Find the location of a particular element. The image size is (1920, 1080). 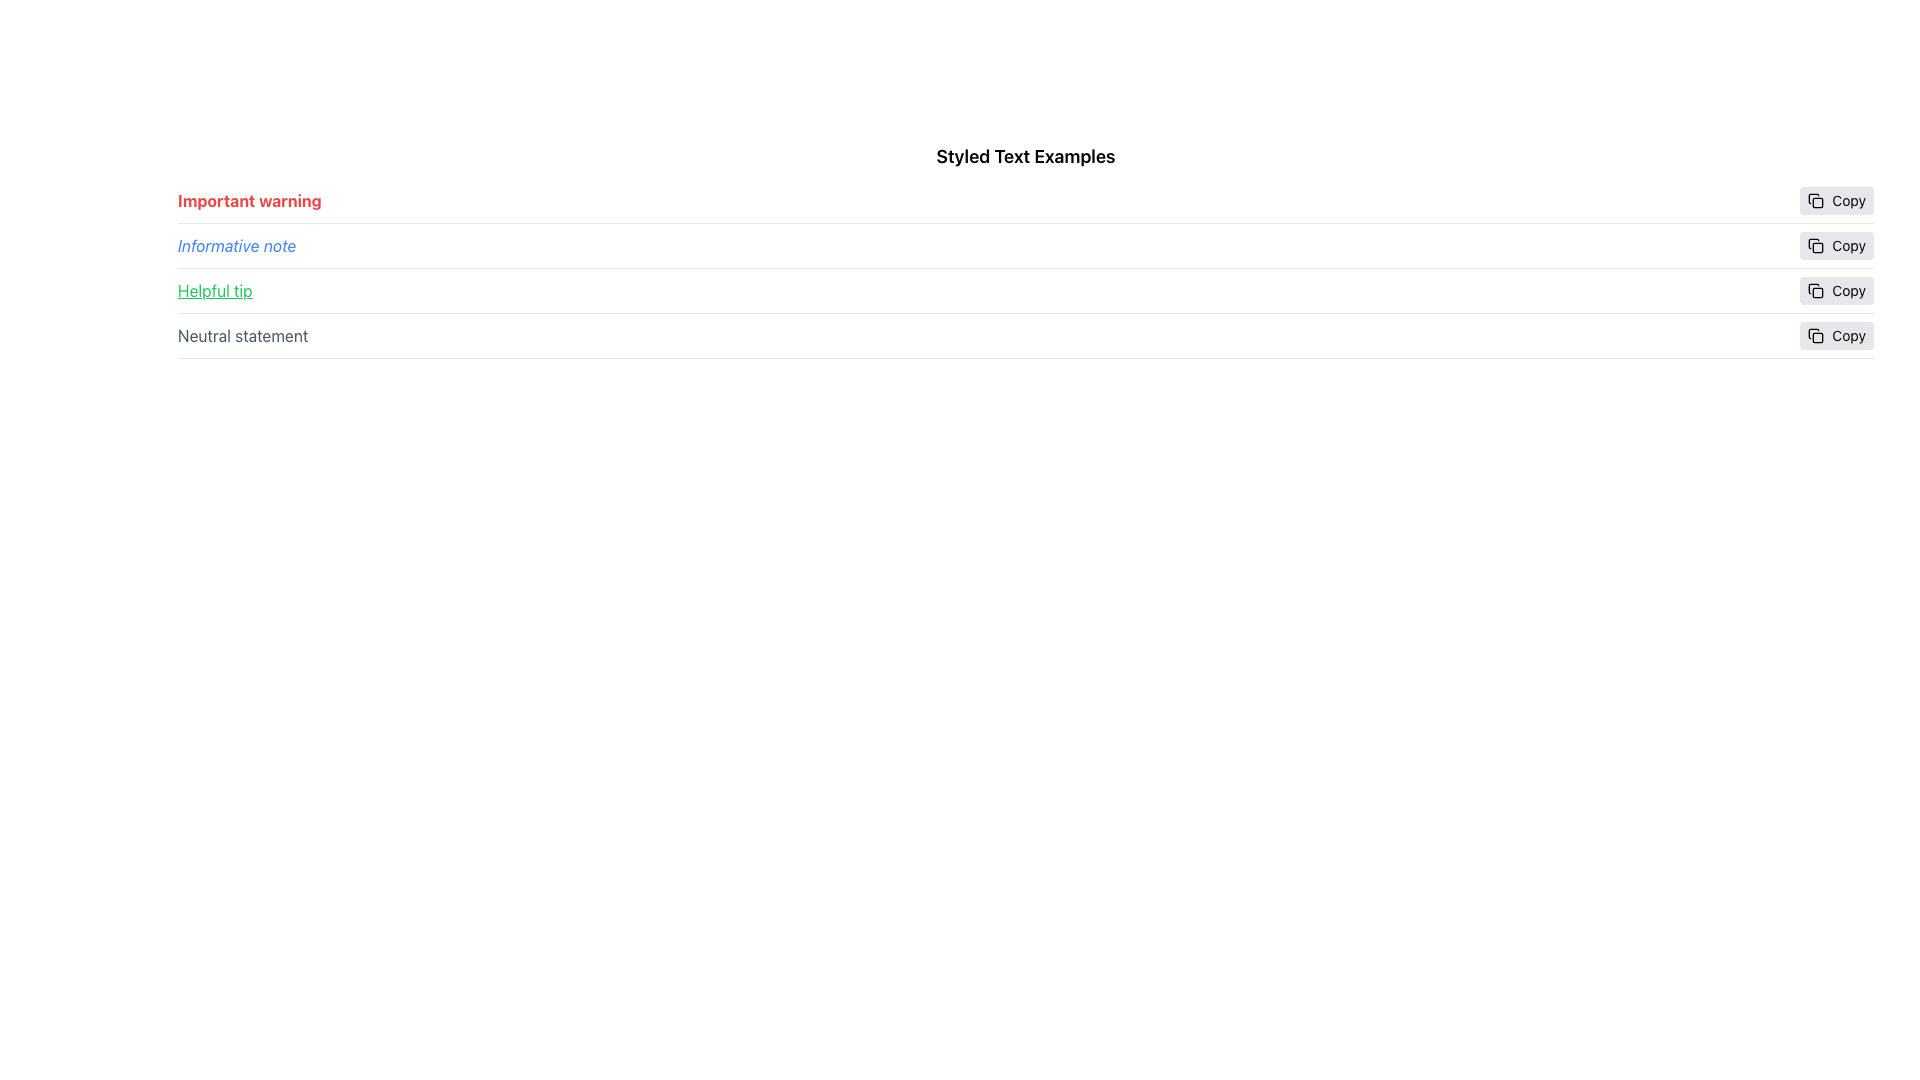

the SVG Shape (Rounded Rectangle) located inside the rightmost 'Copy' button, adjacent to the fourth text row labeled 'Neutral statement' is located at coordinates (1818, 293).